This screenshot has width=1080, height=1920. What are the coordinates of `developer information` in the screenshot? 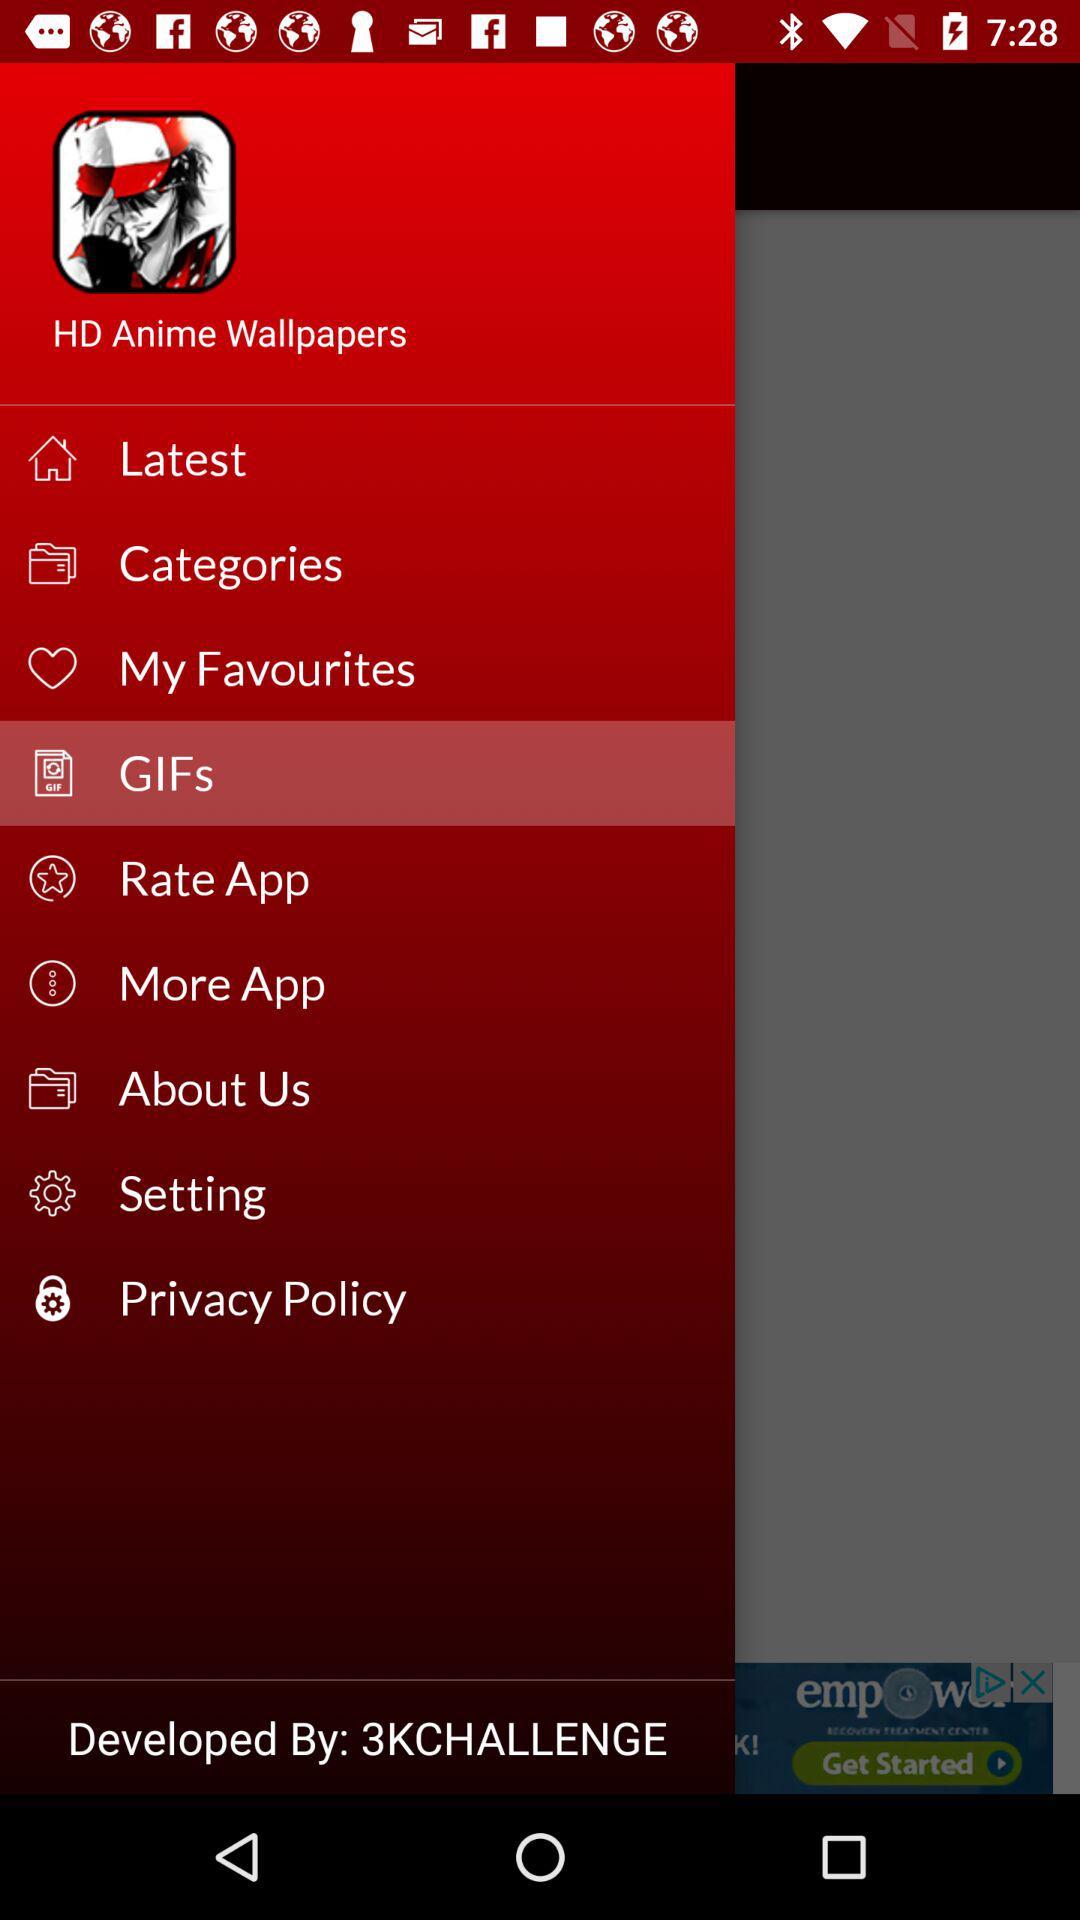 It's located at (540, 1727).